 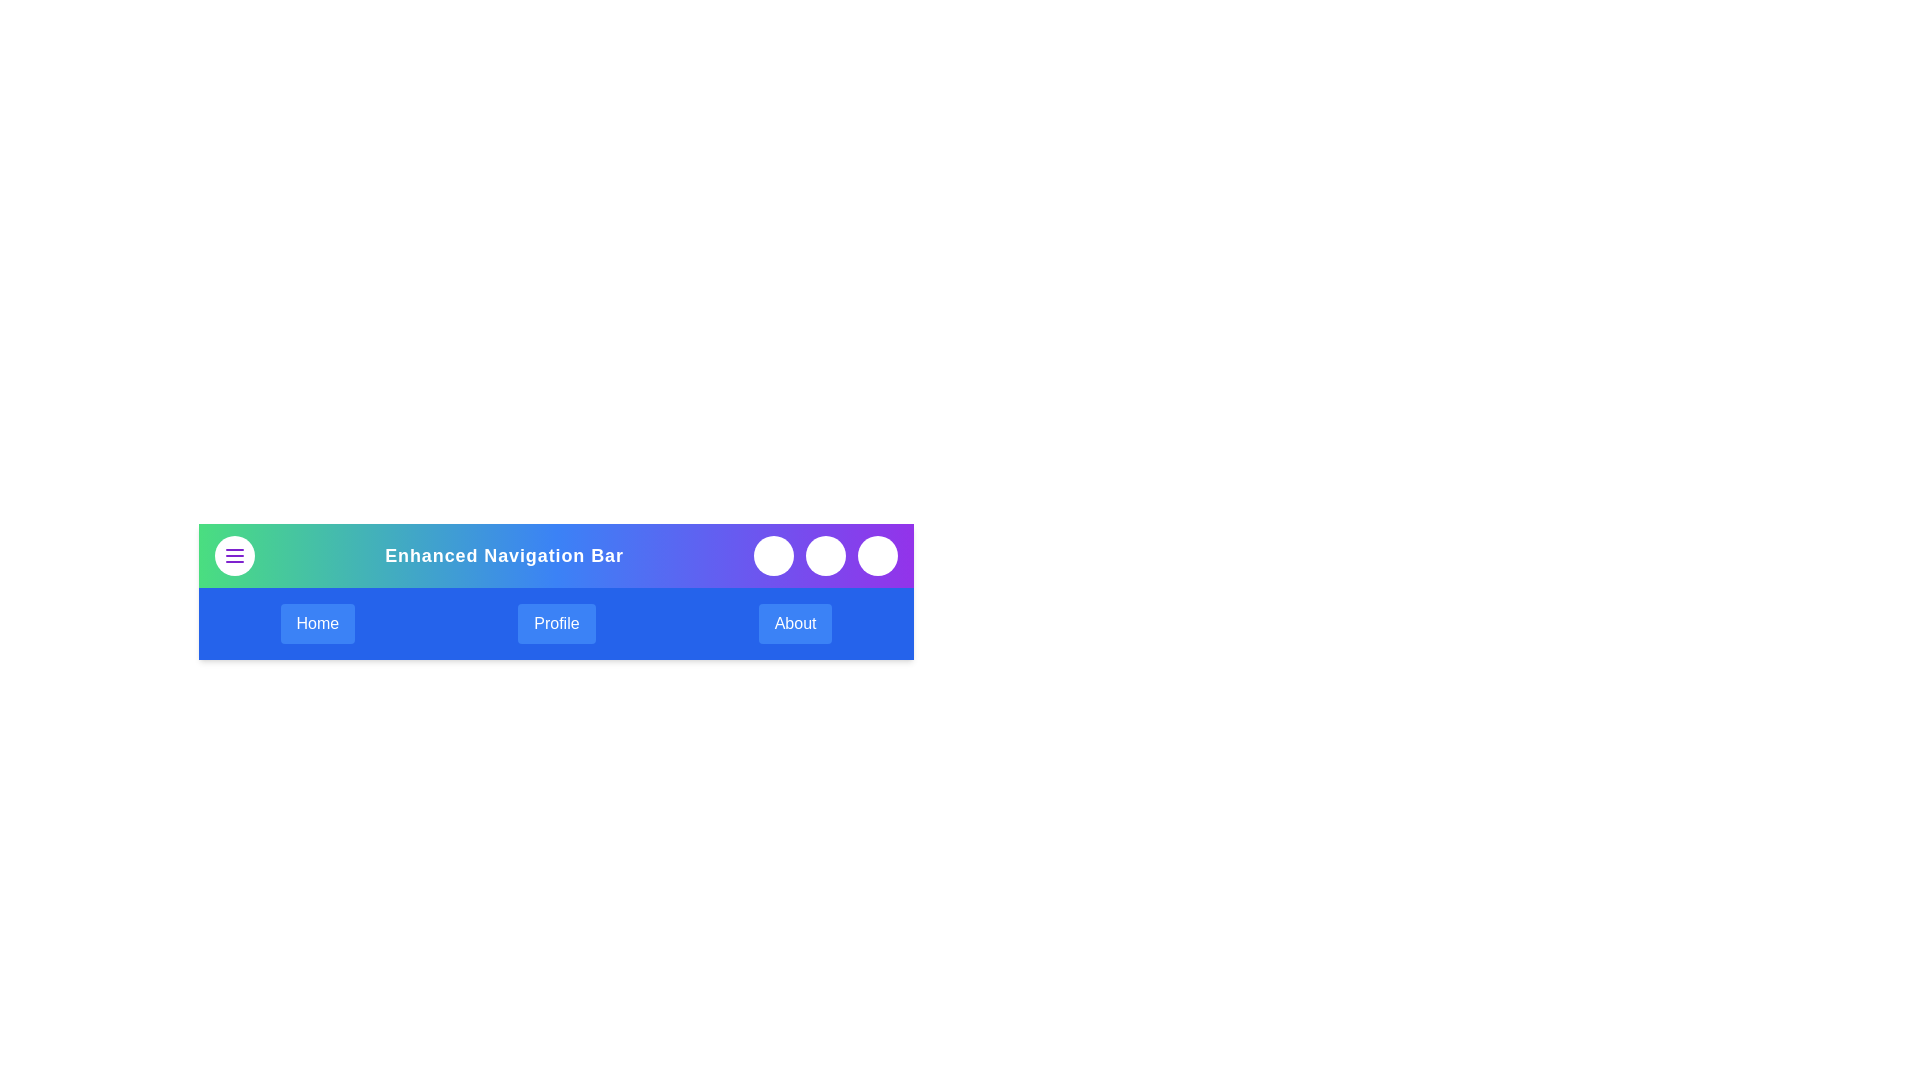 I want to click on the button labeled About to observe its hover effect, so click(x=794, y=623).